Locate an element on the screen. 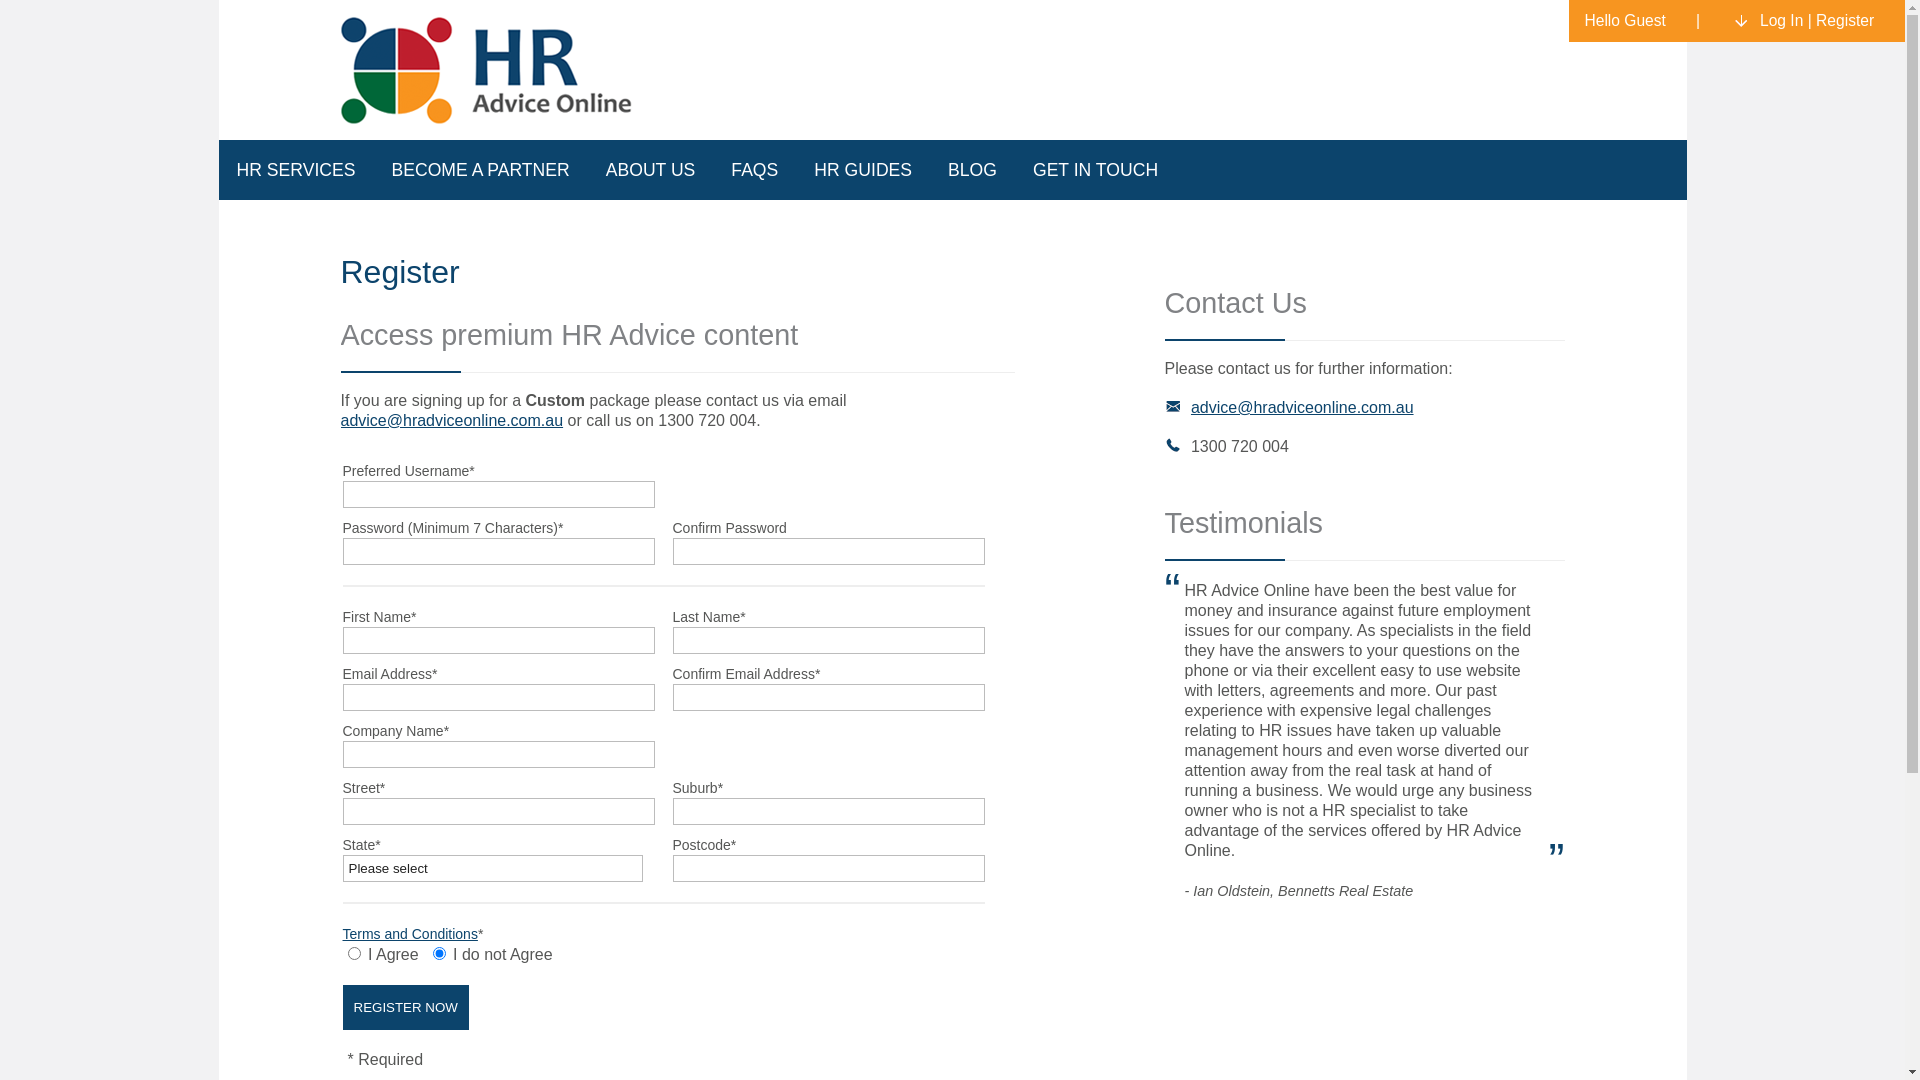  'HR GUIDES' is located at coordinates (863, 168).